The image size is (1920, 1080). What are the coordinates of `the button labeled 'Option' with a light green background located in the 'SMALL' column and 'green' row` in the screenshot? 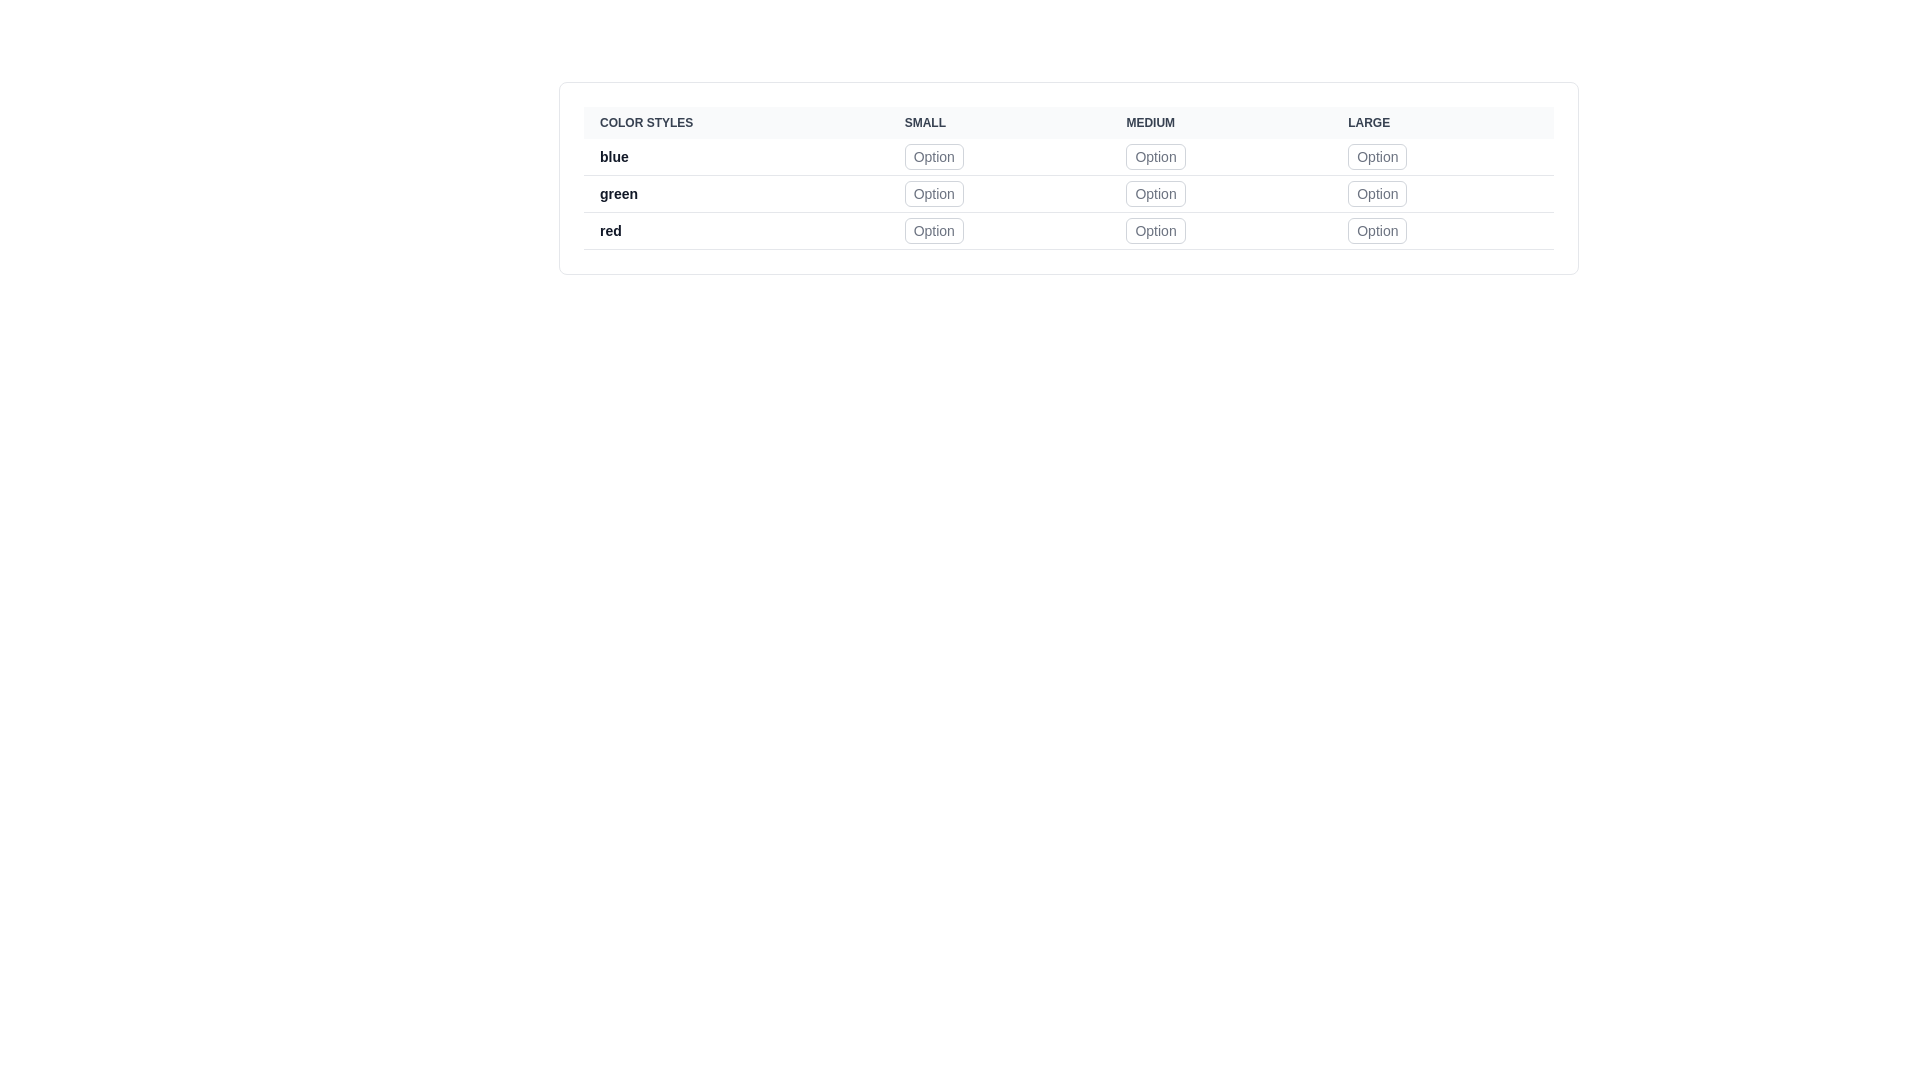 It's located at (933, 193).